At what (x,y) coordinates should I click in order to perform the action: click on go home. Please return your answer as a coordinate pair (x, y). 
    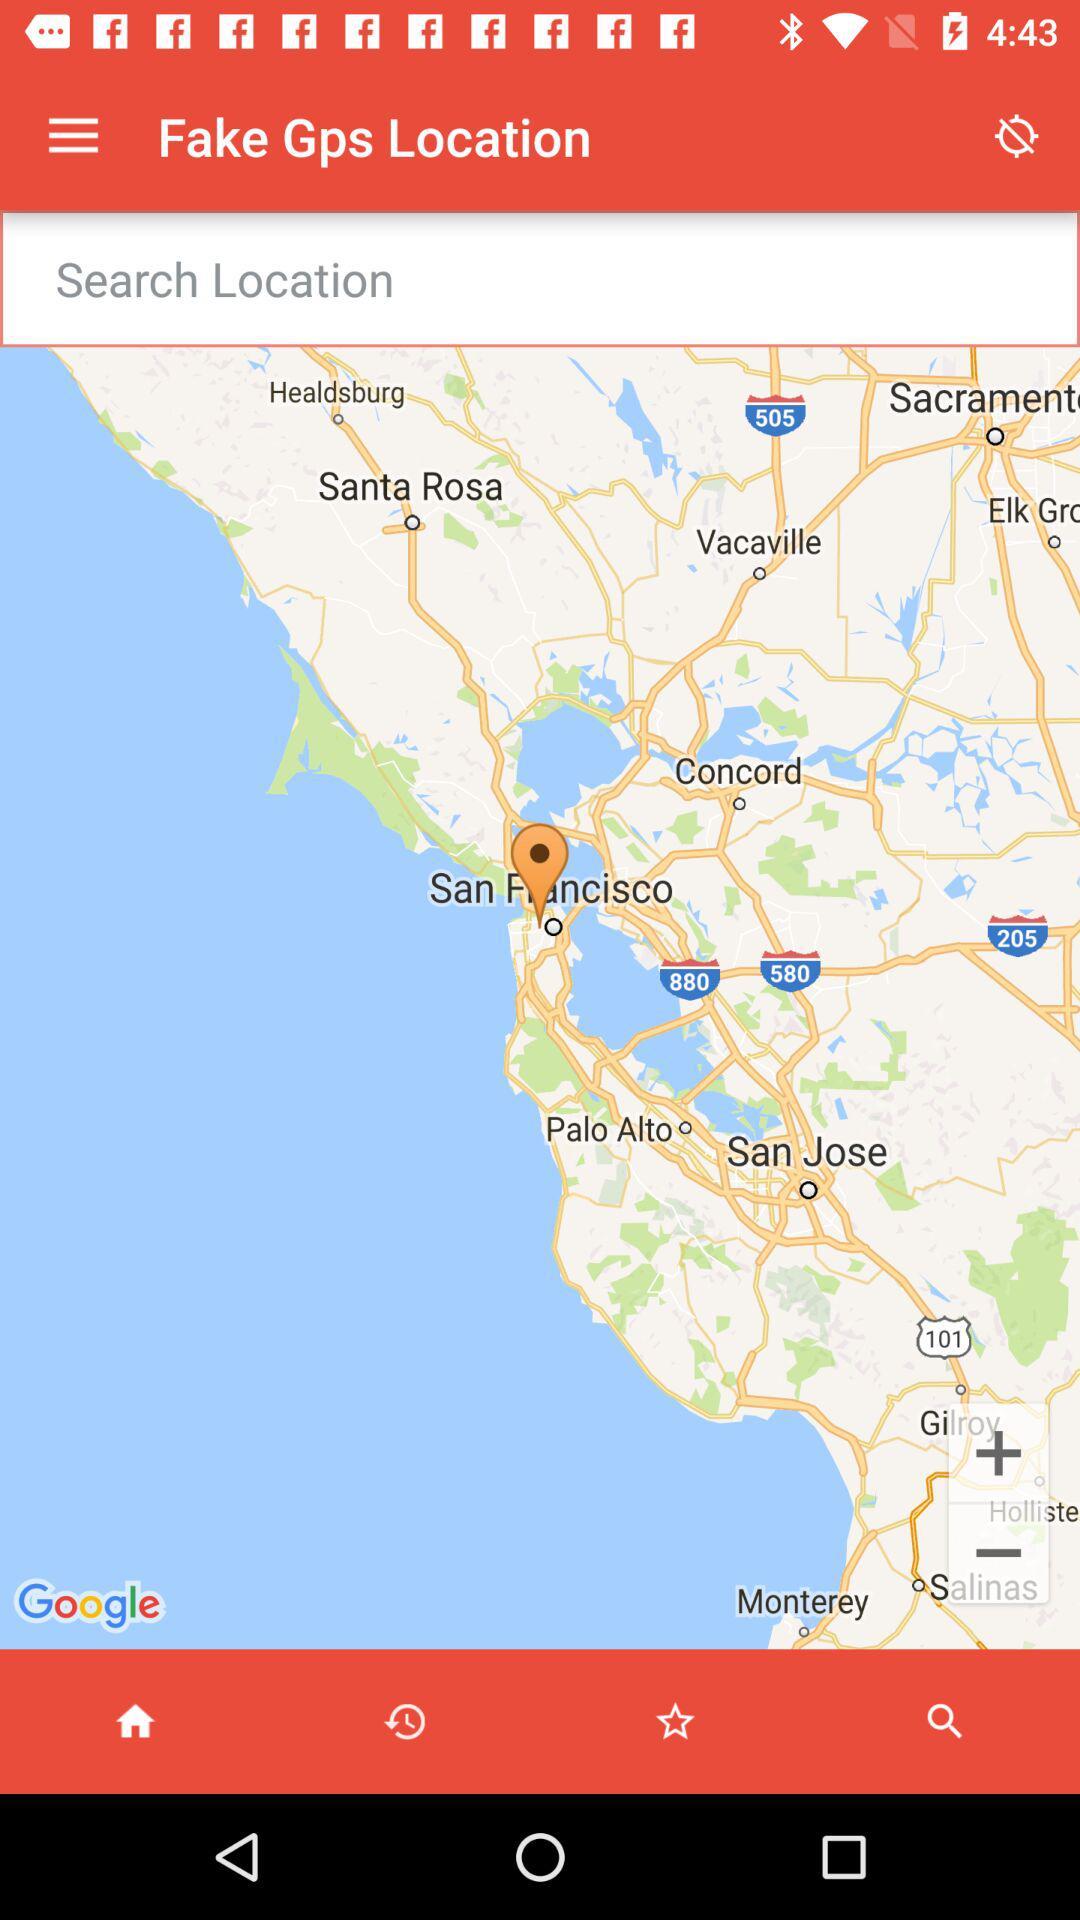
    Looking at the image, I should click on (135, 1720).